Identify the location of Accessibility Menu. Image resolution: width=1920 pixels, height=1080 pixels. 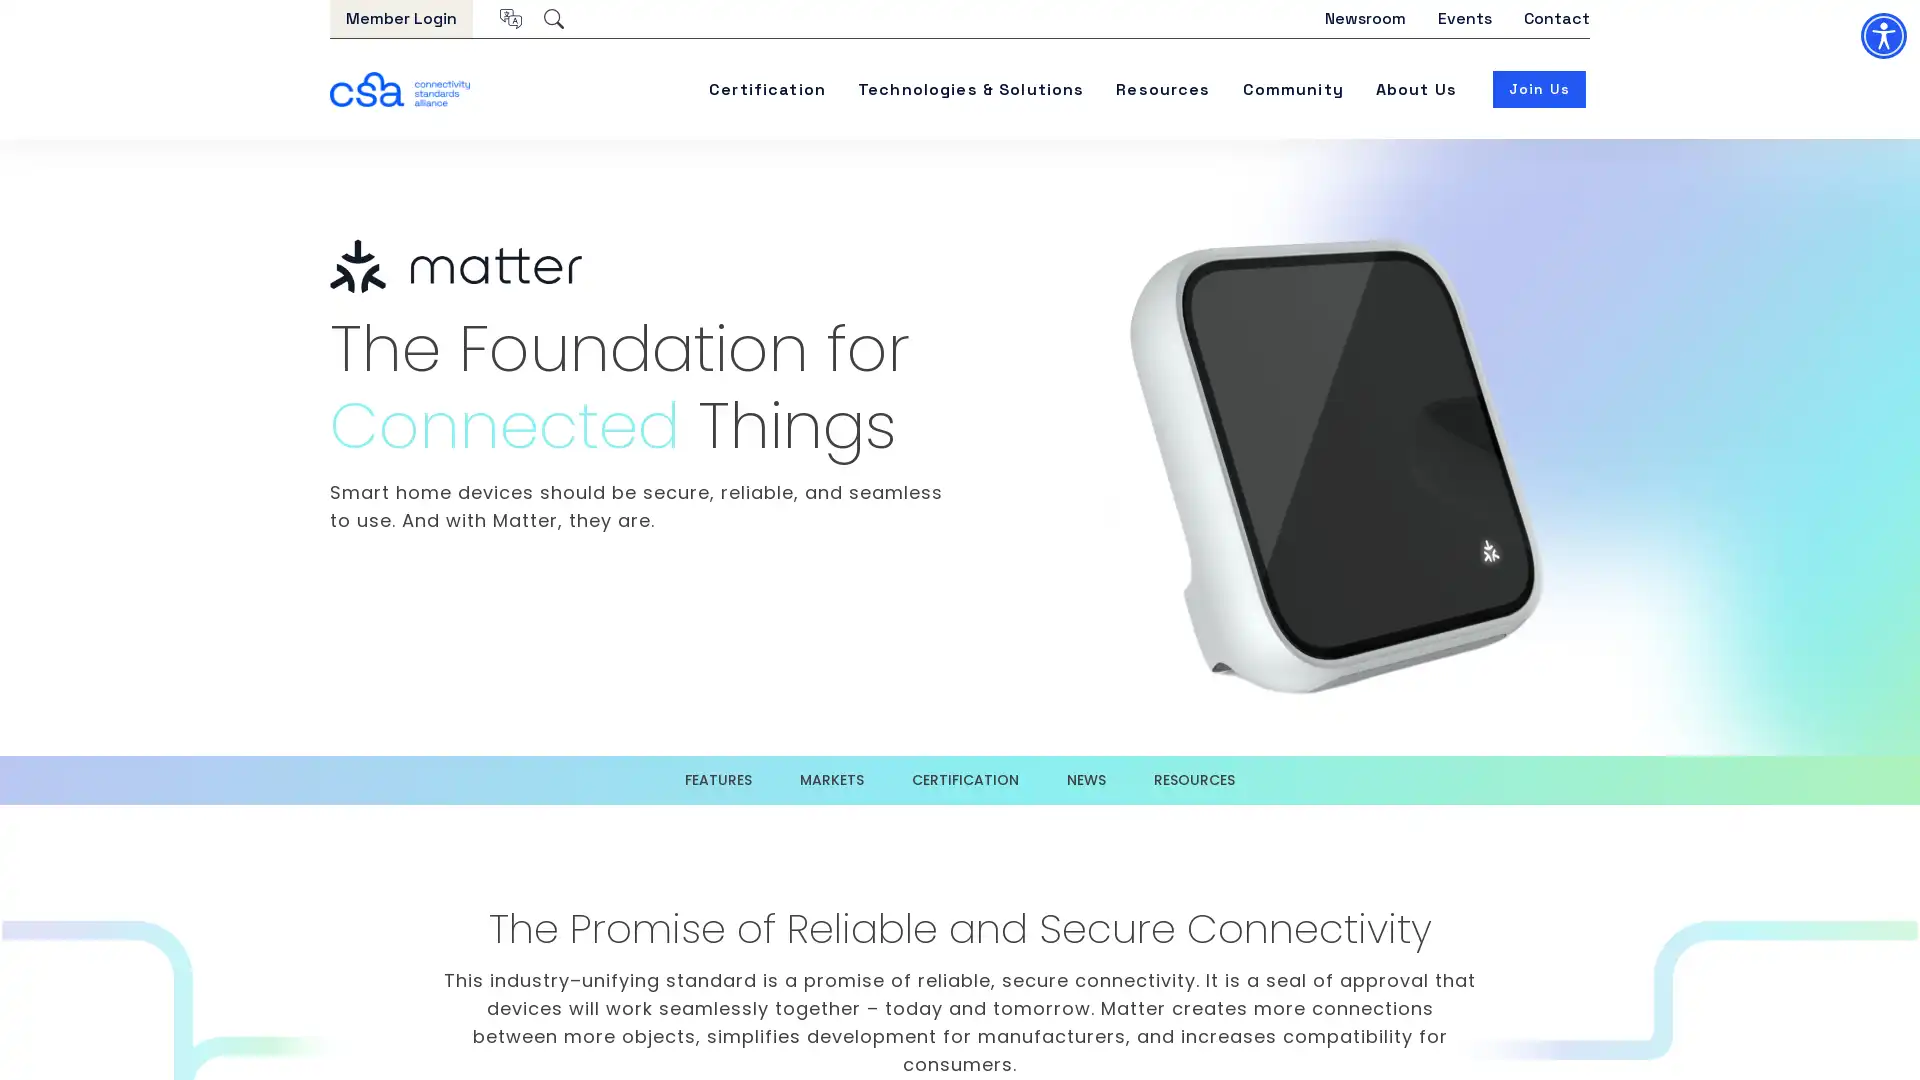
(1882, 35).